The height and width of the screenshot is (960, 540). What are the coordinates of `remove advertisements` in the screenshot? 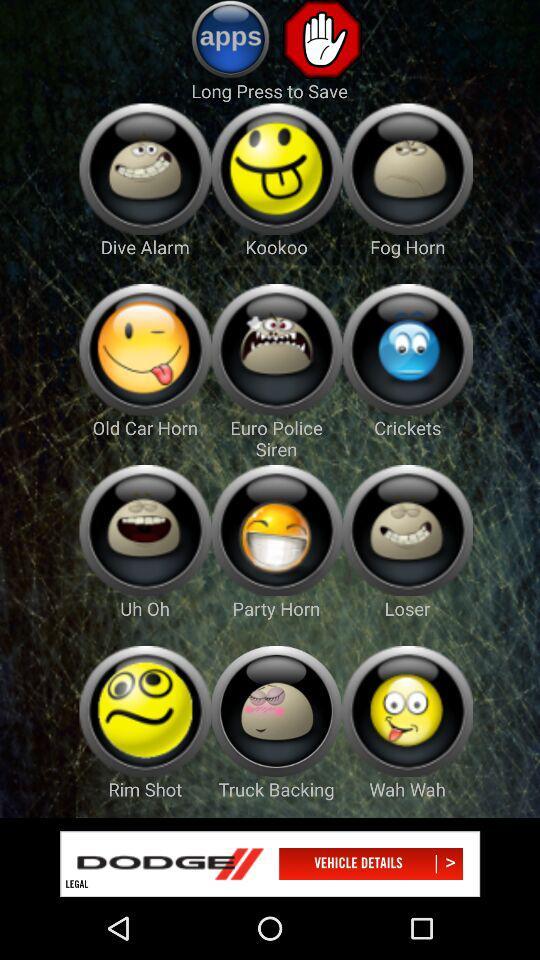 It's located at (322, 38).